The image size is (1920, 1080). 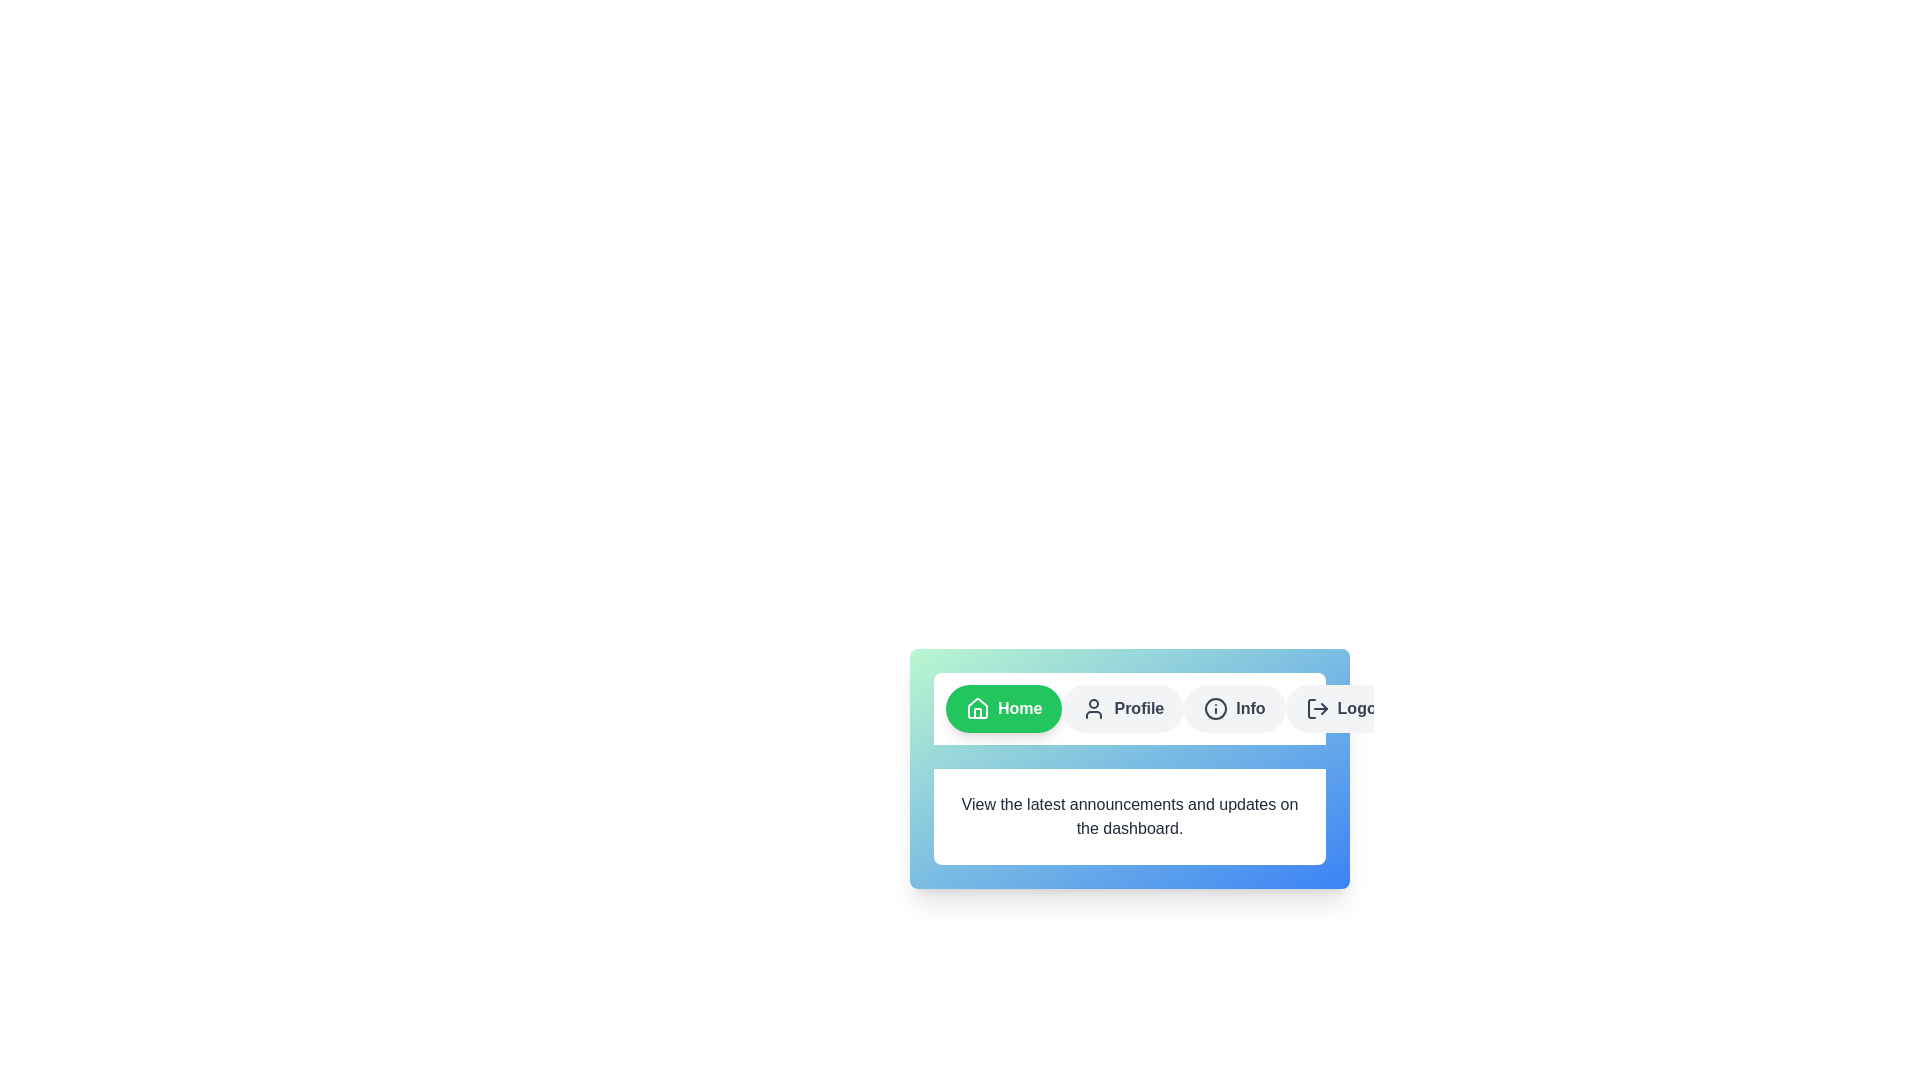 I want to click on the house-shaped icon on the button labeled 'Home', which is located at the top-left side of the interface, so click(x=978, y=708).